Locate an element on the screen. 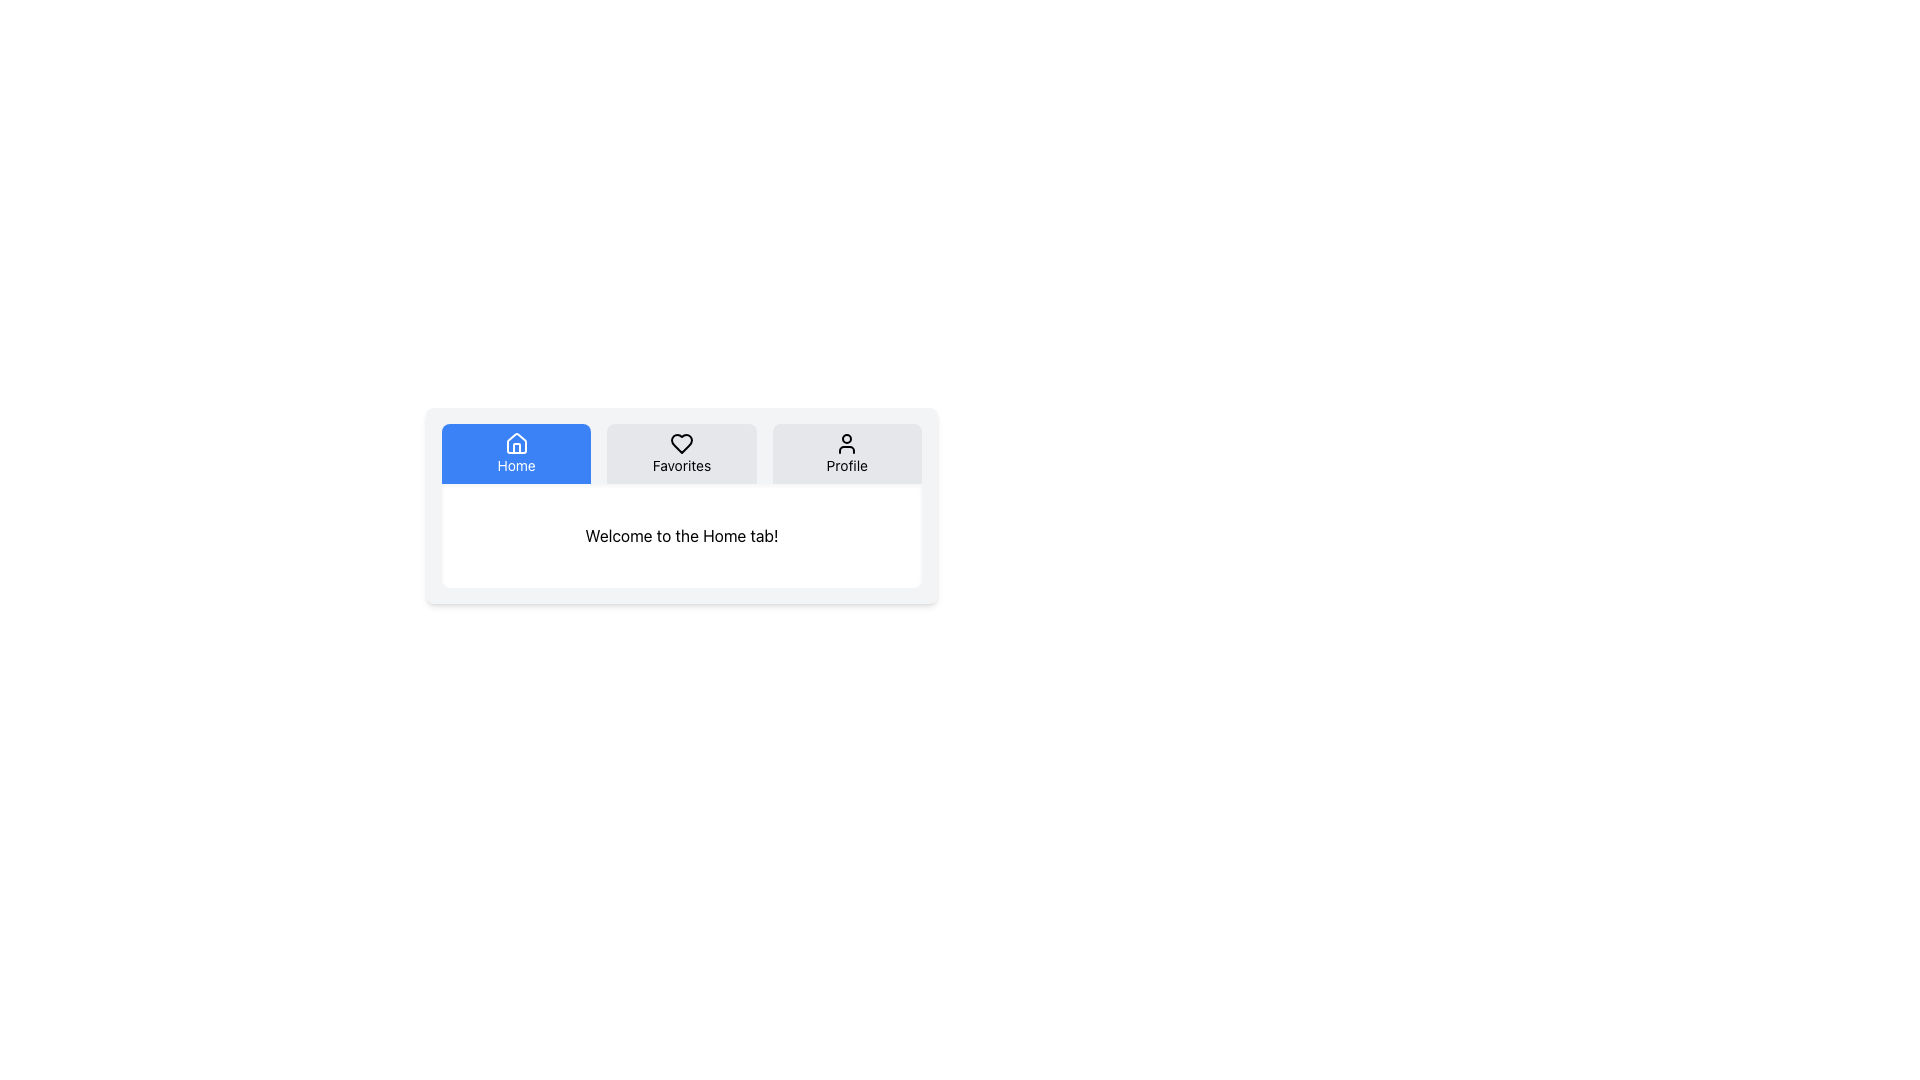  the 'Favorites' text label located in the second tab of the tab menu, which is styled in black on a light gray background and positioned below a heart icon is located at coordinates (681, 466).